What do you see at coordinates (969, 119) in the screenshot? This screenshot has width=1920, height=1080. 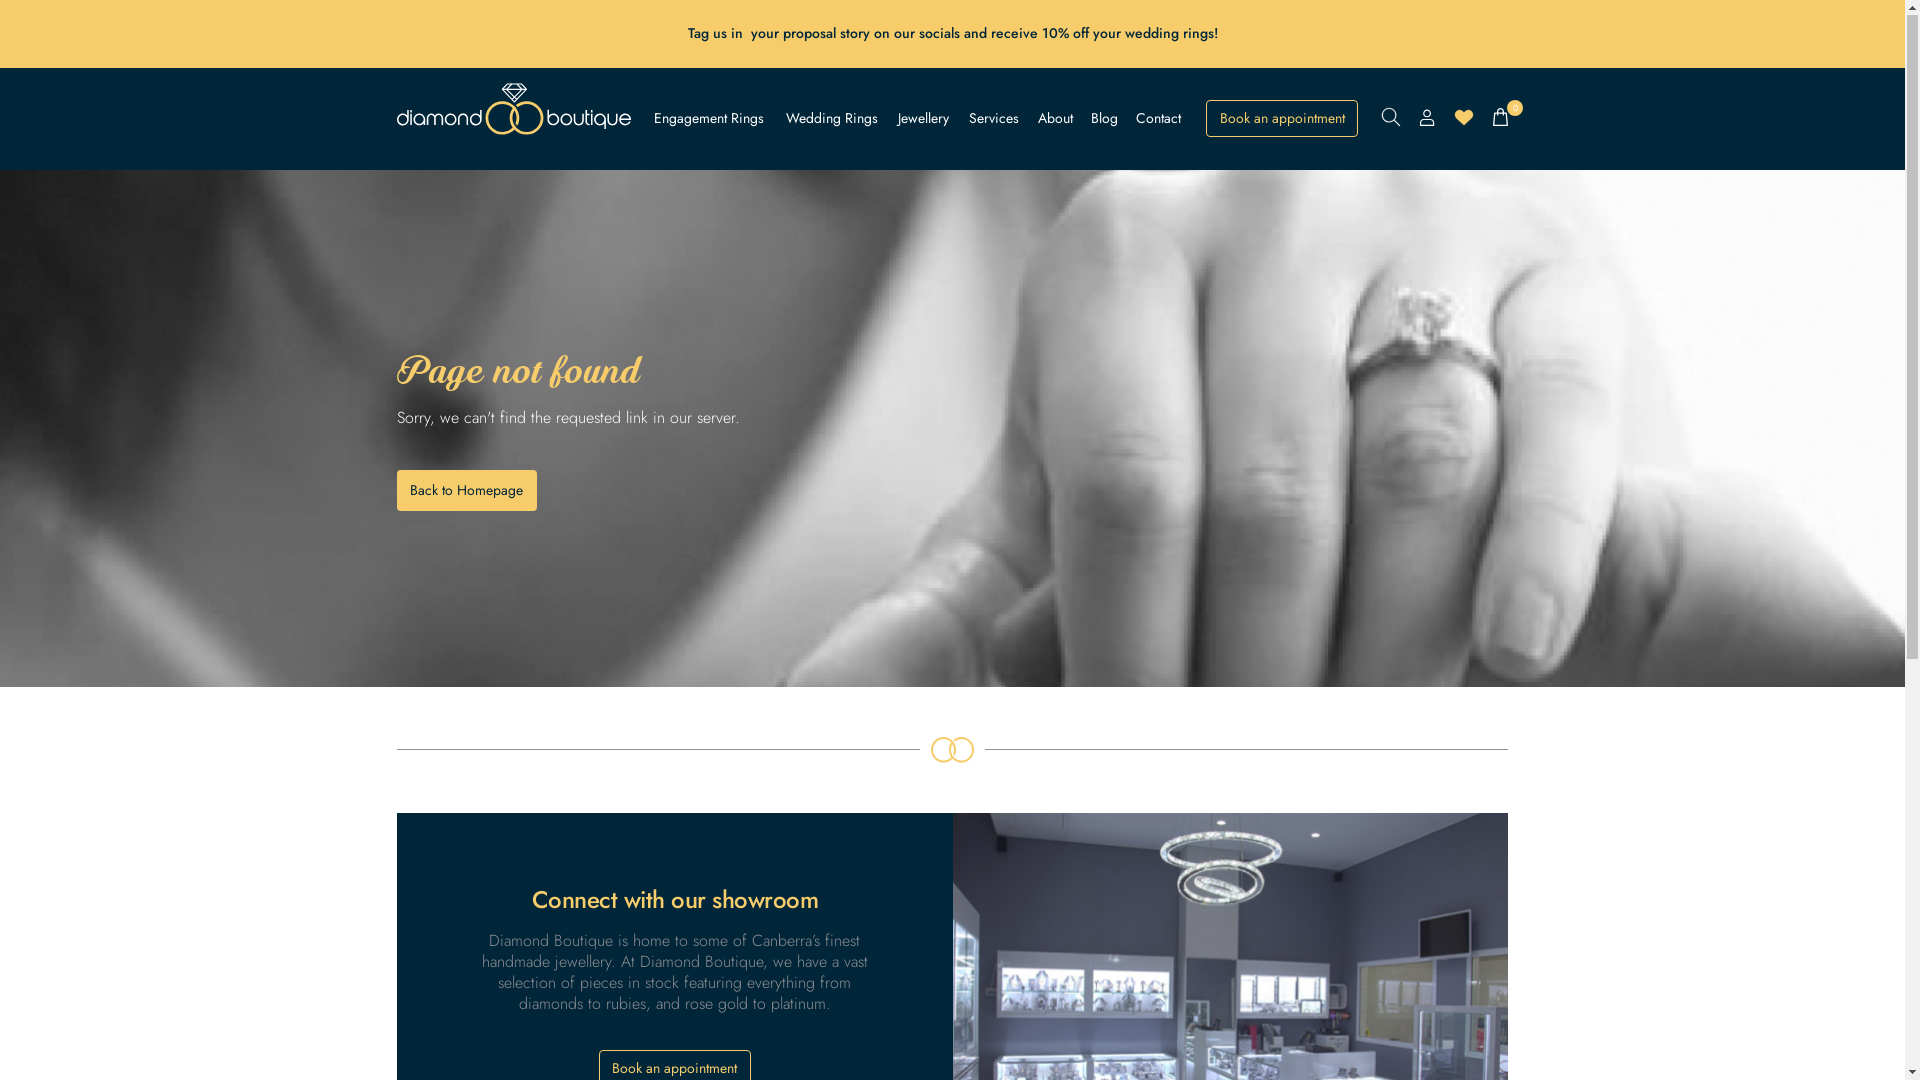 I see `'Services'` at bounding box center [969, 119].